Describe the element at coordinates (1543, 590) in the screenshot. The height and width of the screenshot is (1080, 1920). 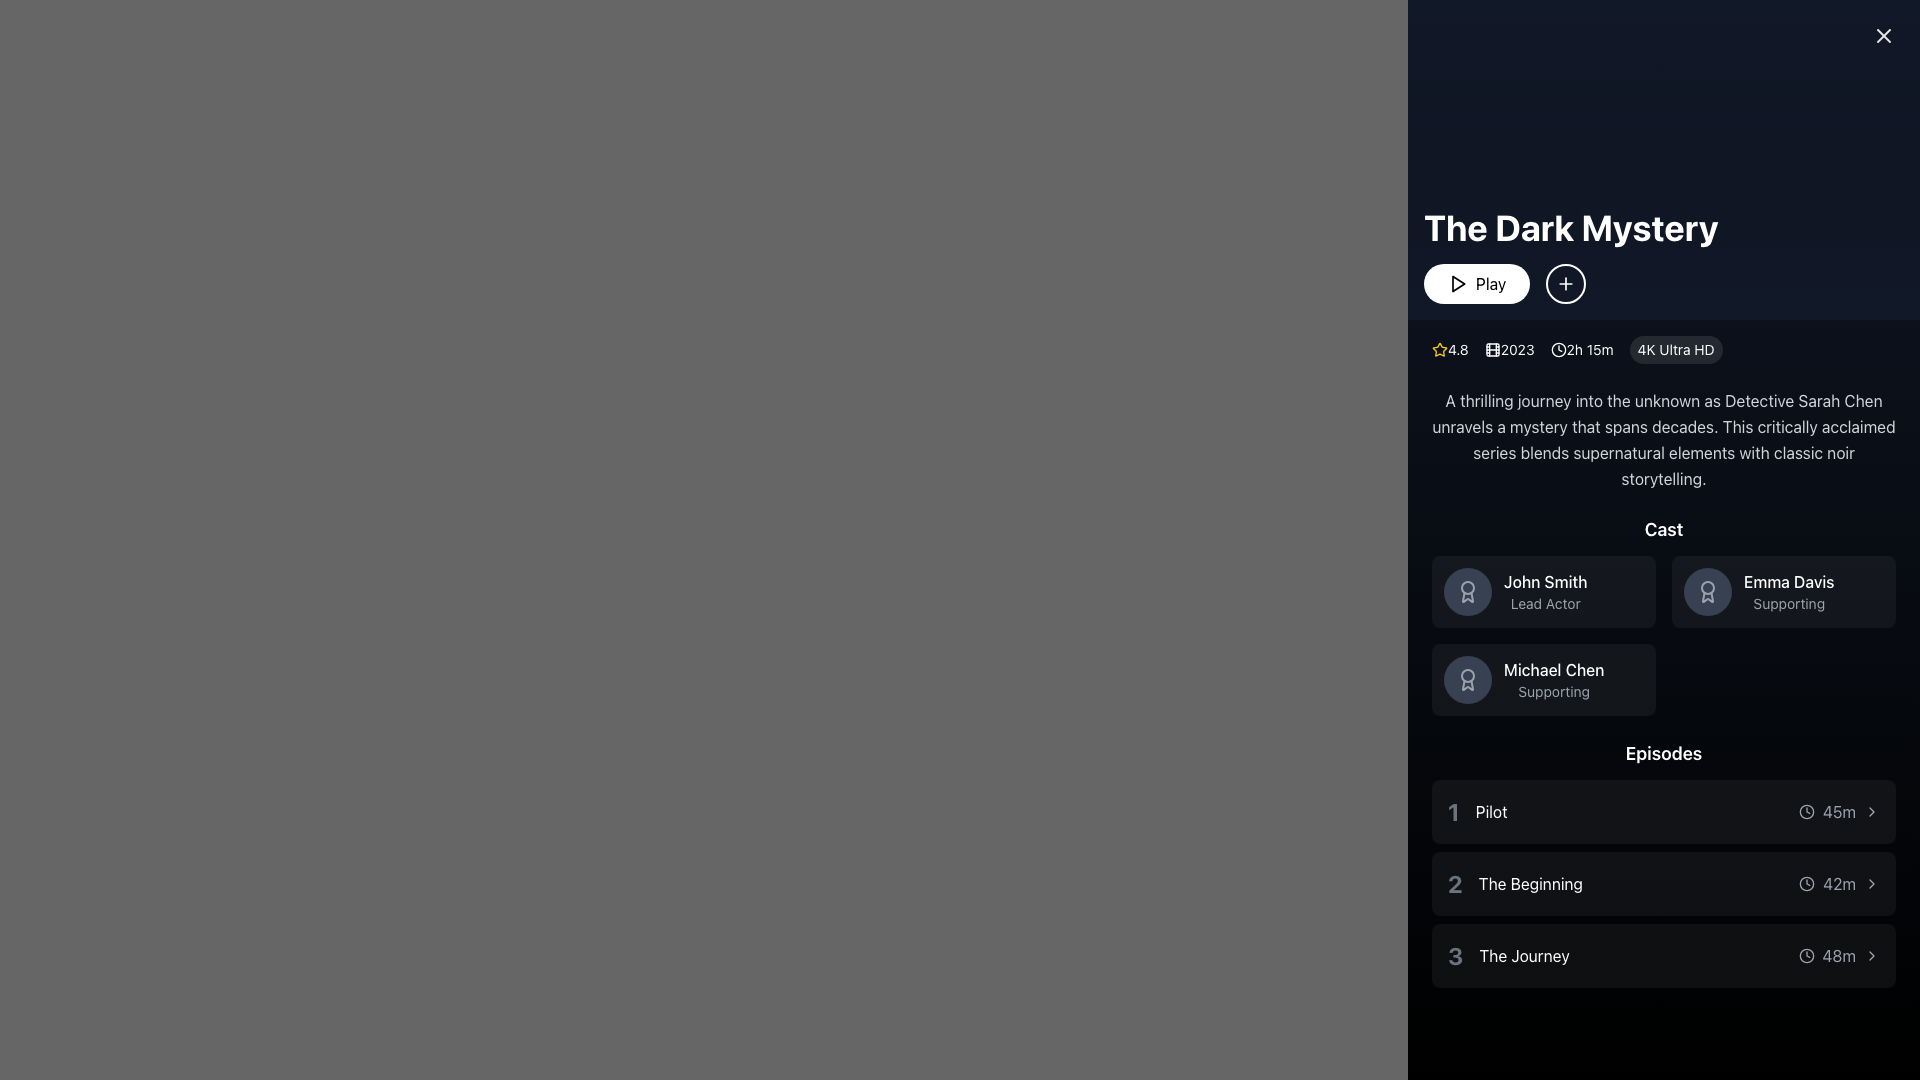
I see `details of the first cast member profile in the right panel under the 'Cast' section, which includes the user's name and their role associated with the media` at that location.